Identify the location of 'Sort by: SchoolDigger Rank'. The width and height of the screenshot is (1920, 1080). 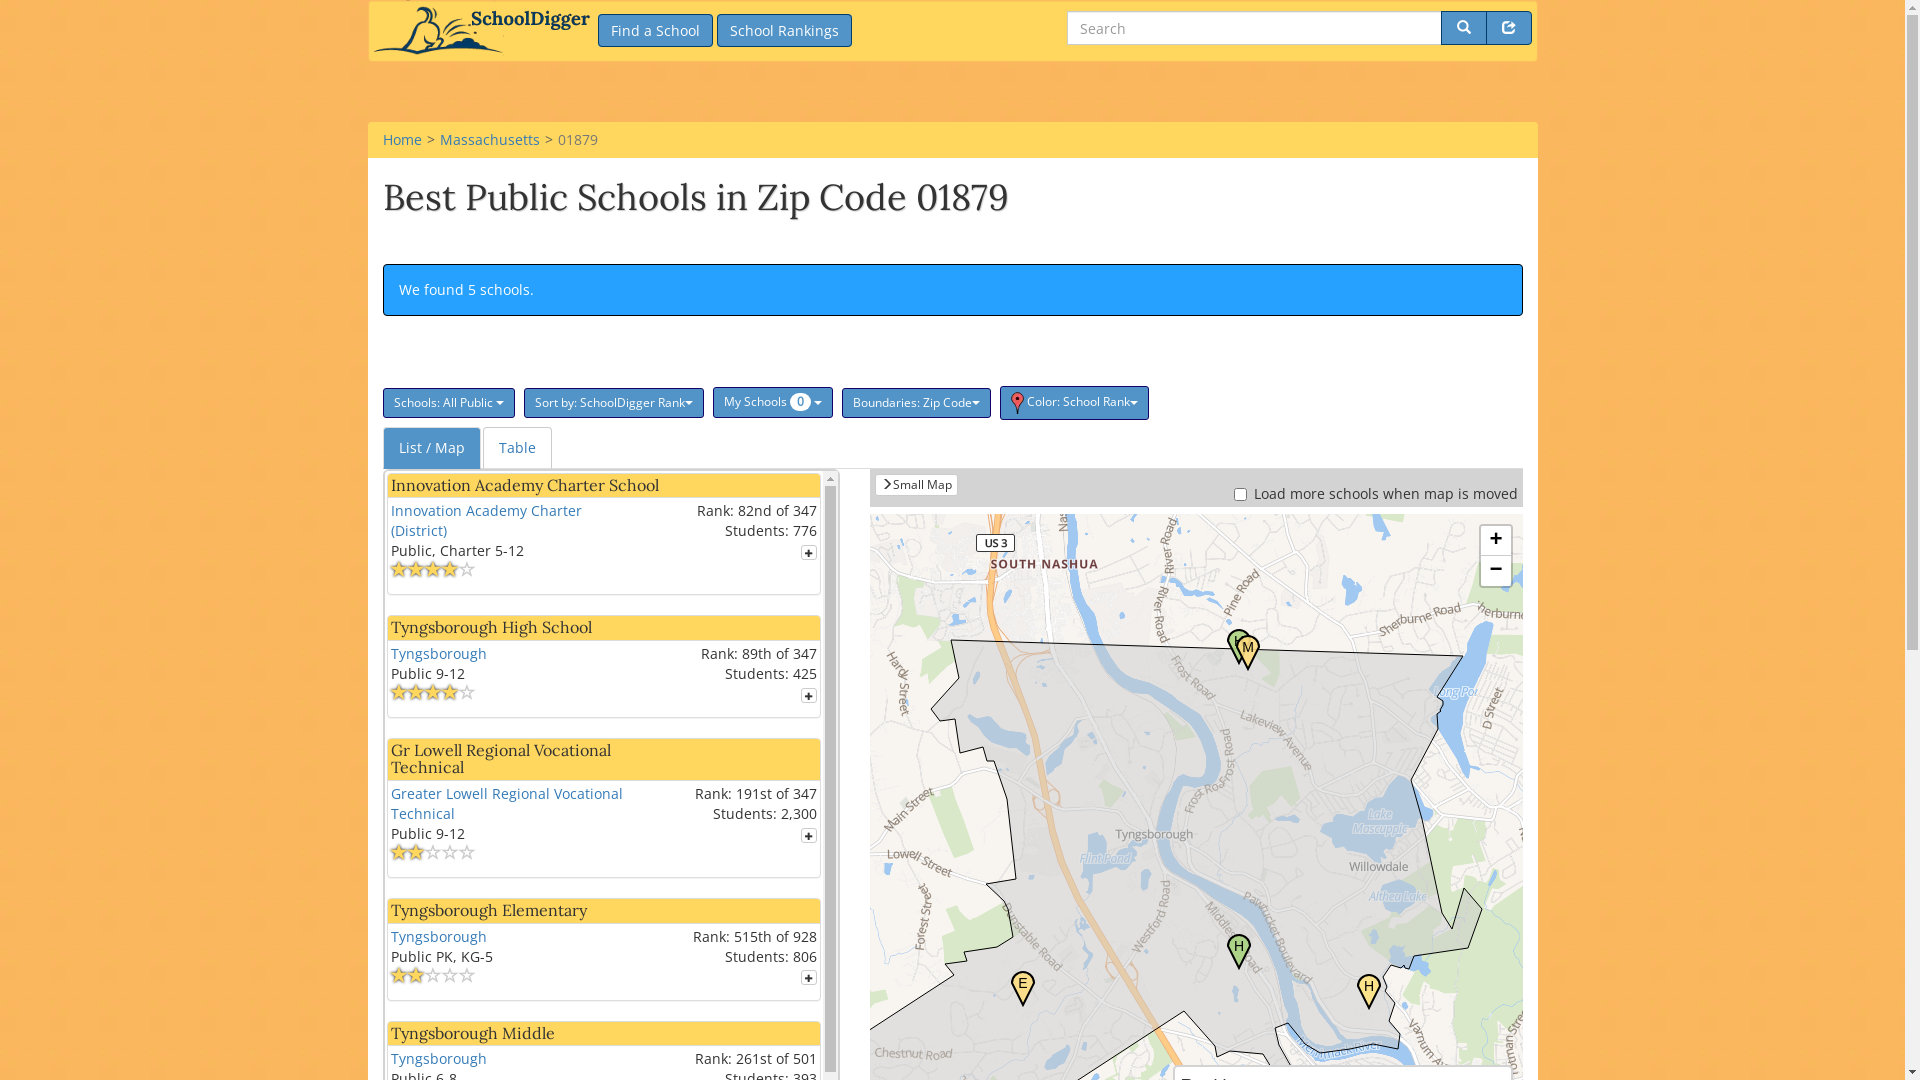
(523, 402).